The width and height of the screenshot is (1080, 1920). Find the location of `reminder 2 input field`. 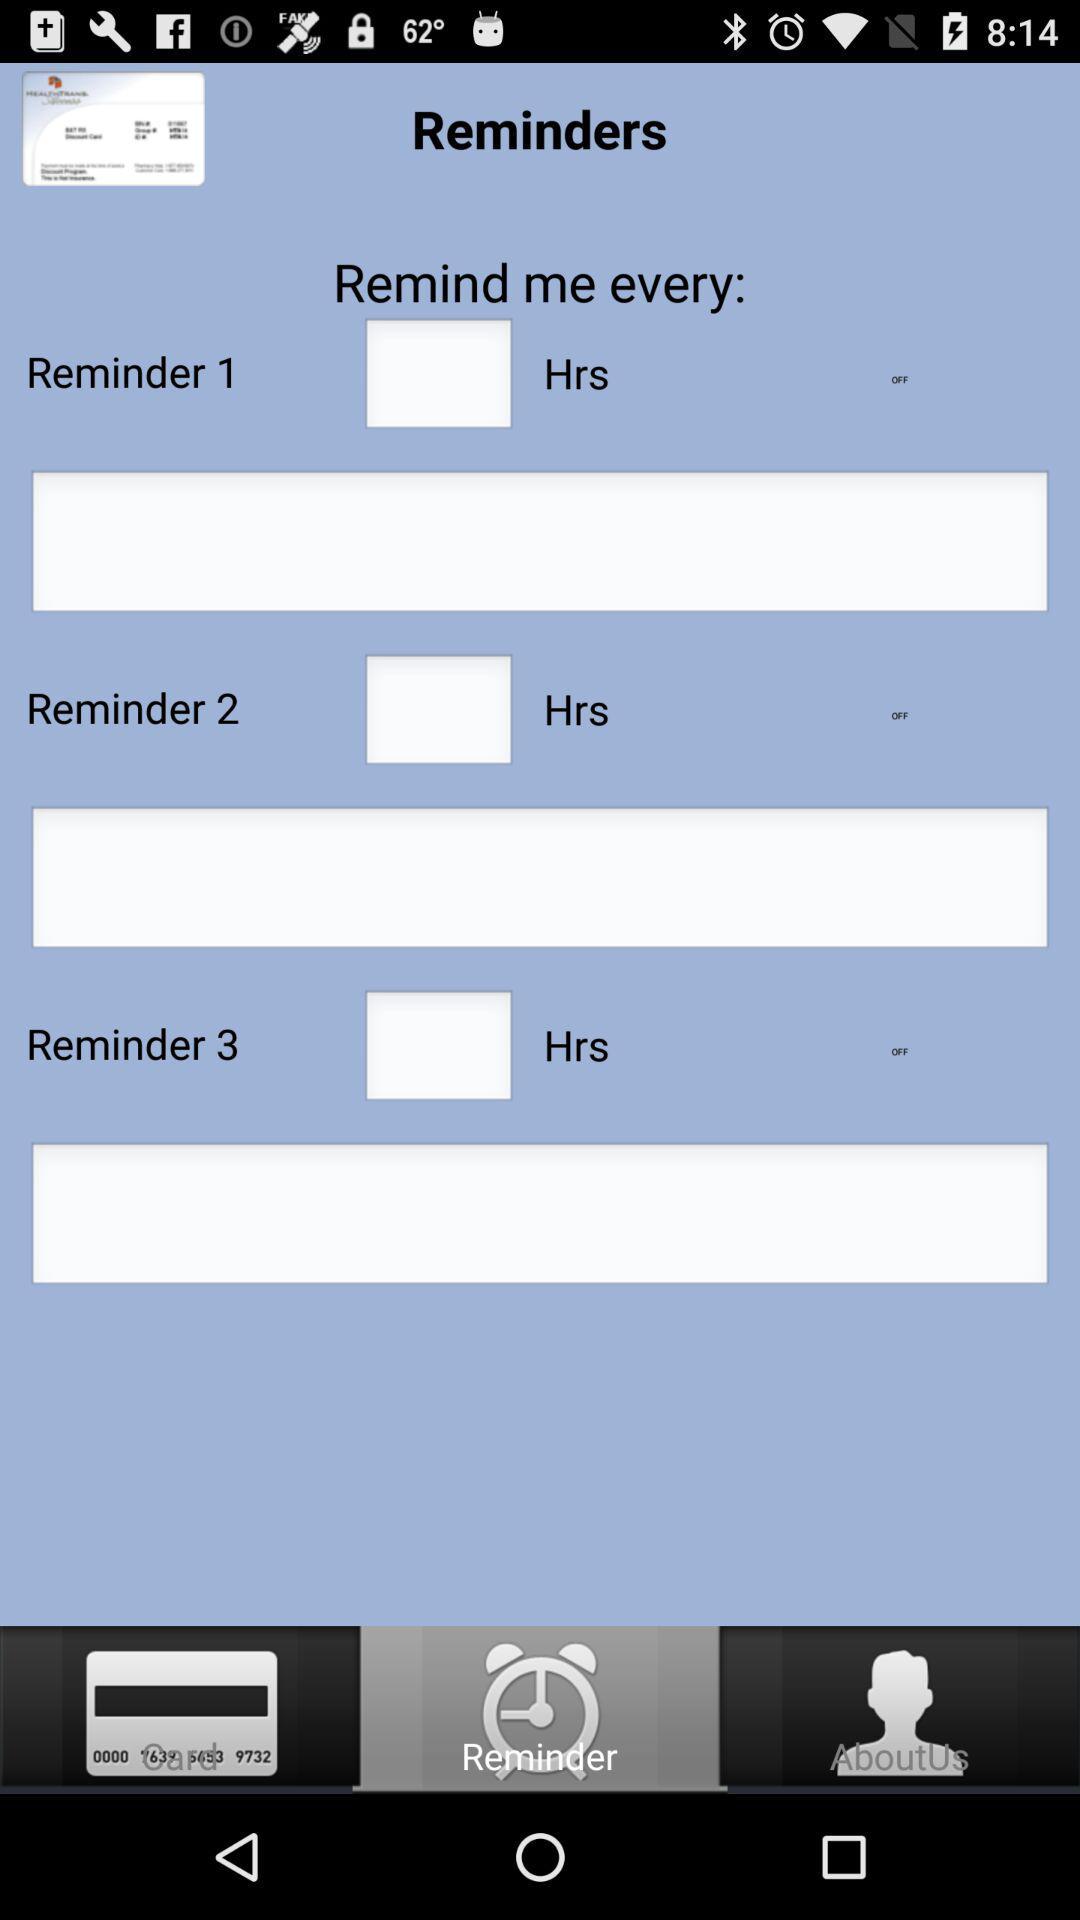

reminder 2 input field is located at coordinates (437, 715).